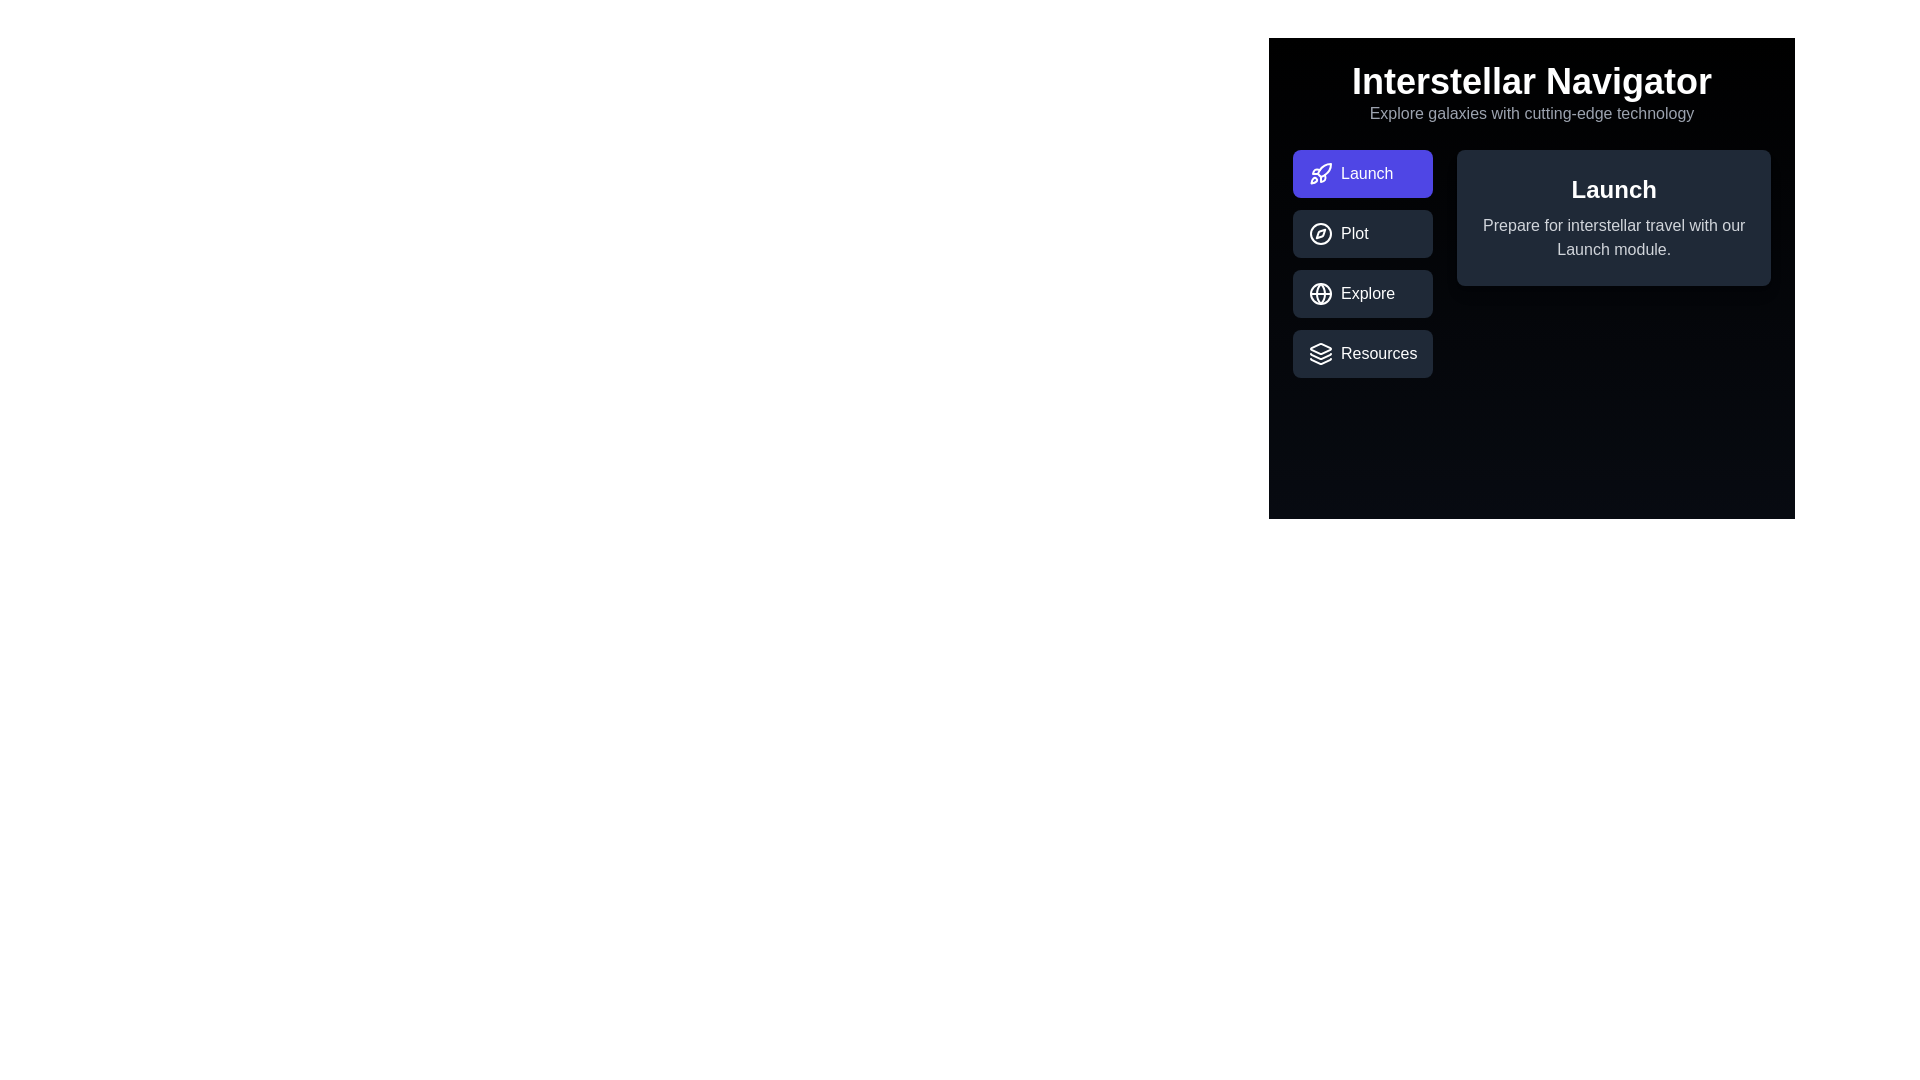 The width and height of the screenshot is (1920, 1080). Describe the element at coordinates (1362, 233) in the screenshot. I see `the tab labeled Plot to view its content` at that location.